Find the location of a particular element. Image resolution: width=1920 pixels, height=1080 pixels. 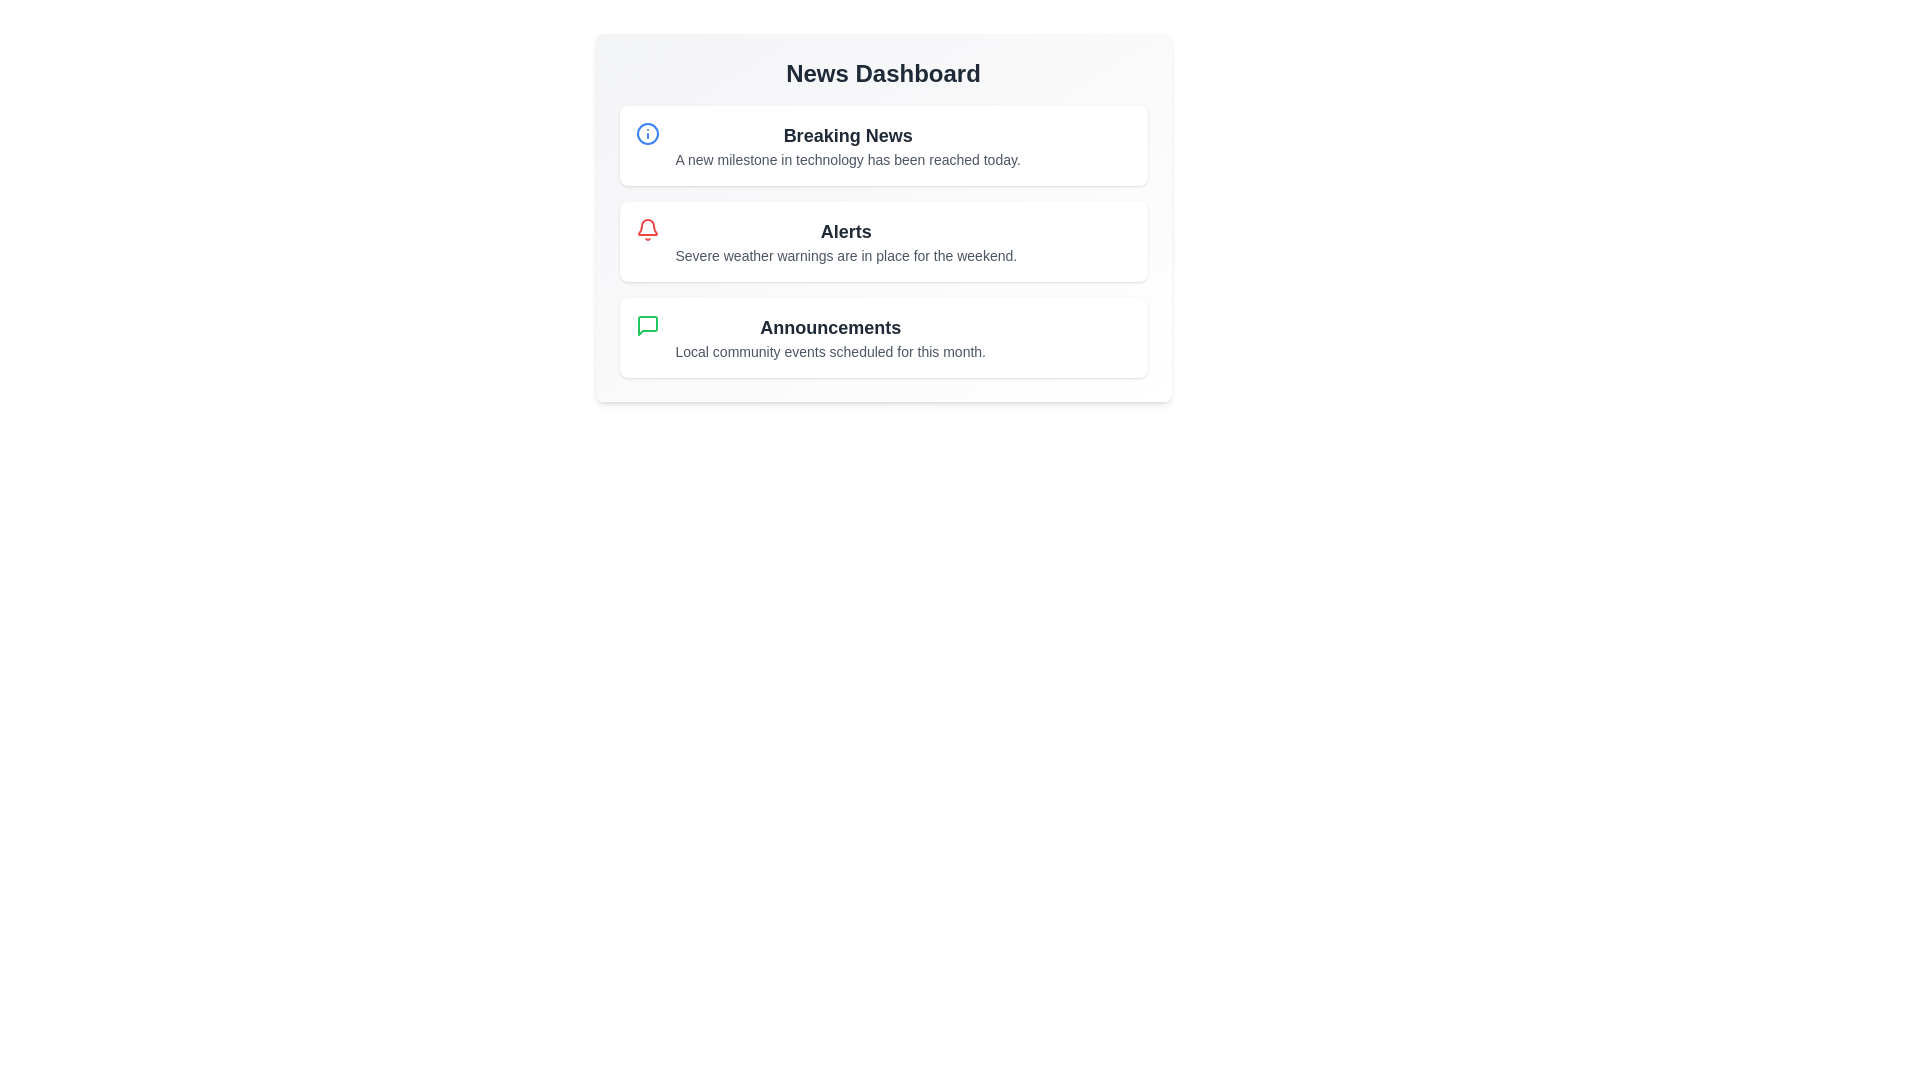

the title of the third news item 'Announcements' is located at coordinates (830, 326).